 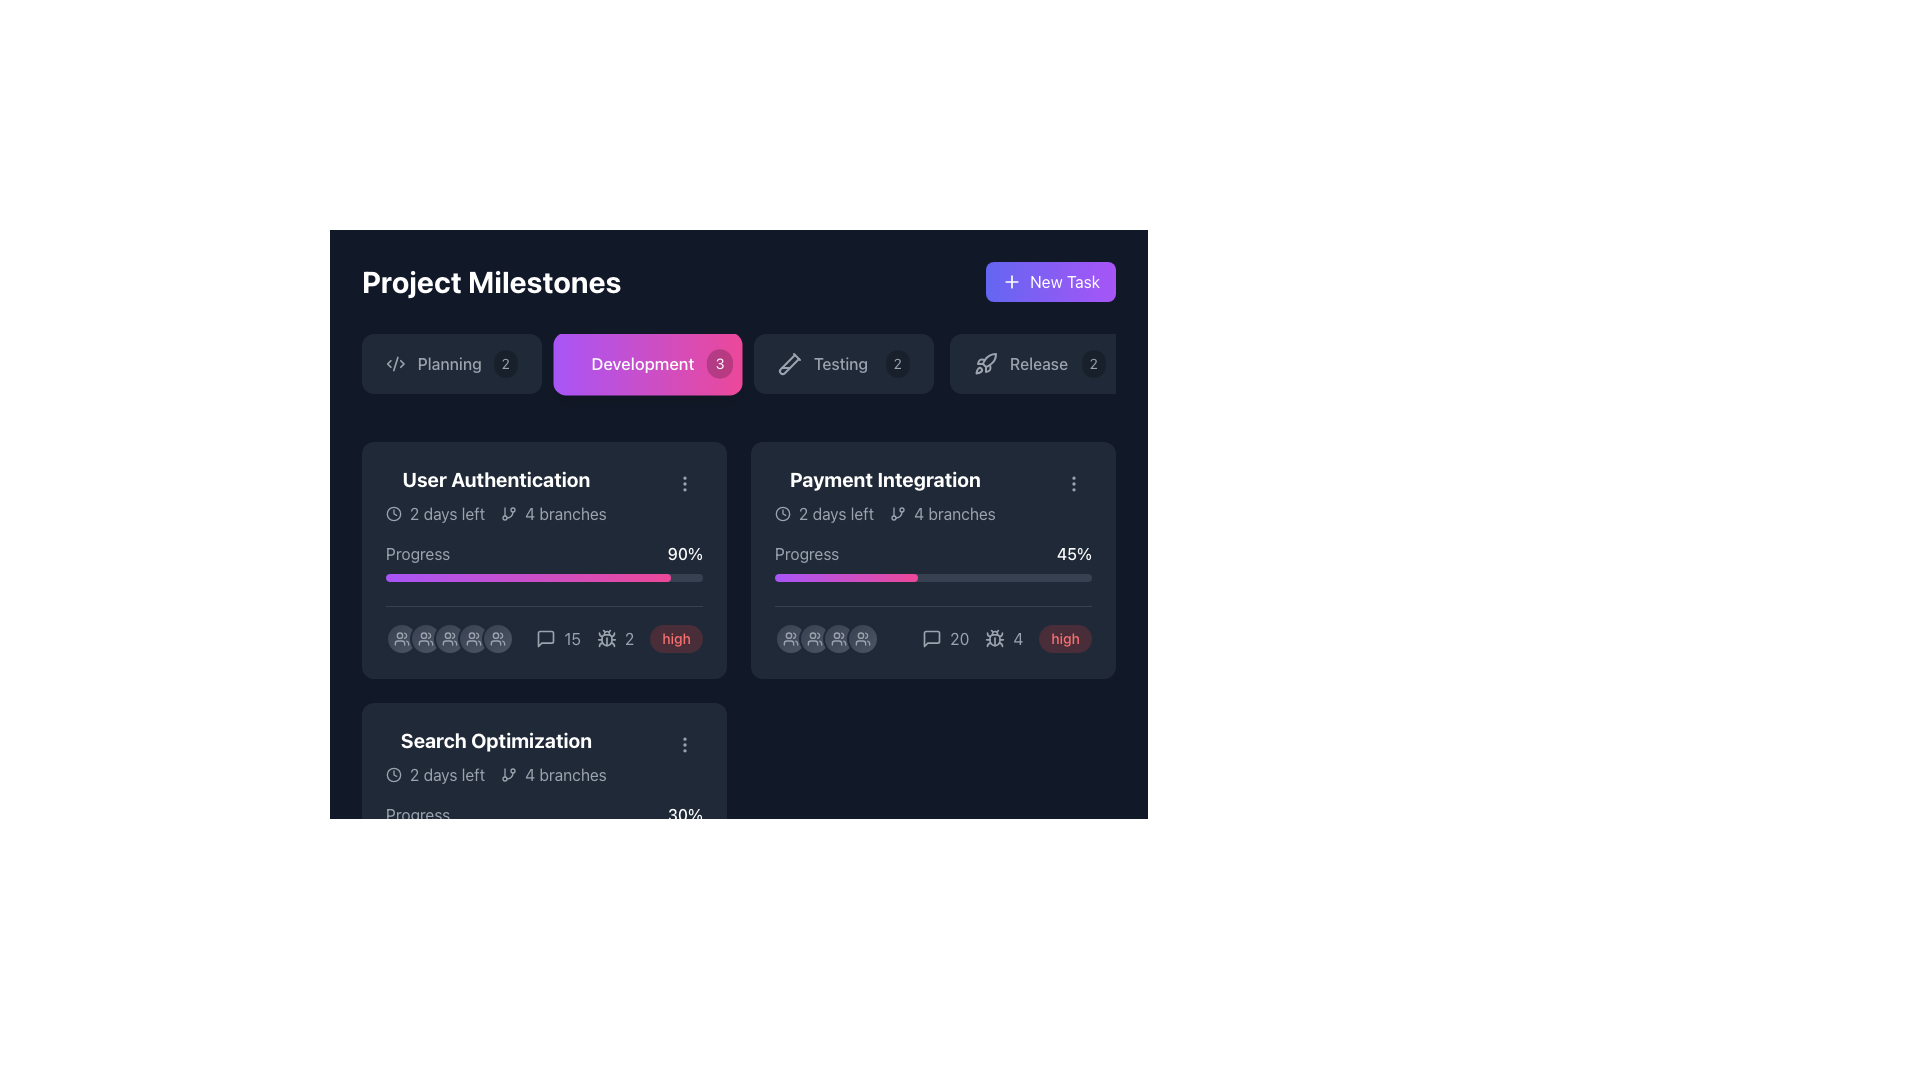 What do you see at coordinates (496, 740) in the screenshot?
I see `the card containing the 'Search Optimization' text label, which is prominently displayed in bold white font on a dark background, indicating its significance as a title within the 'Development' tab` at bounding box center [496, 740].